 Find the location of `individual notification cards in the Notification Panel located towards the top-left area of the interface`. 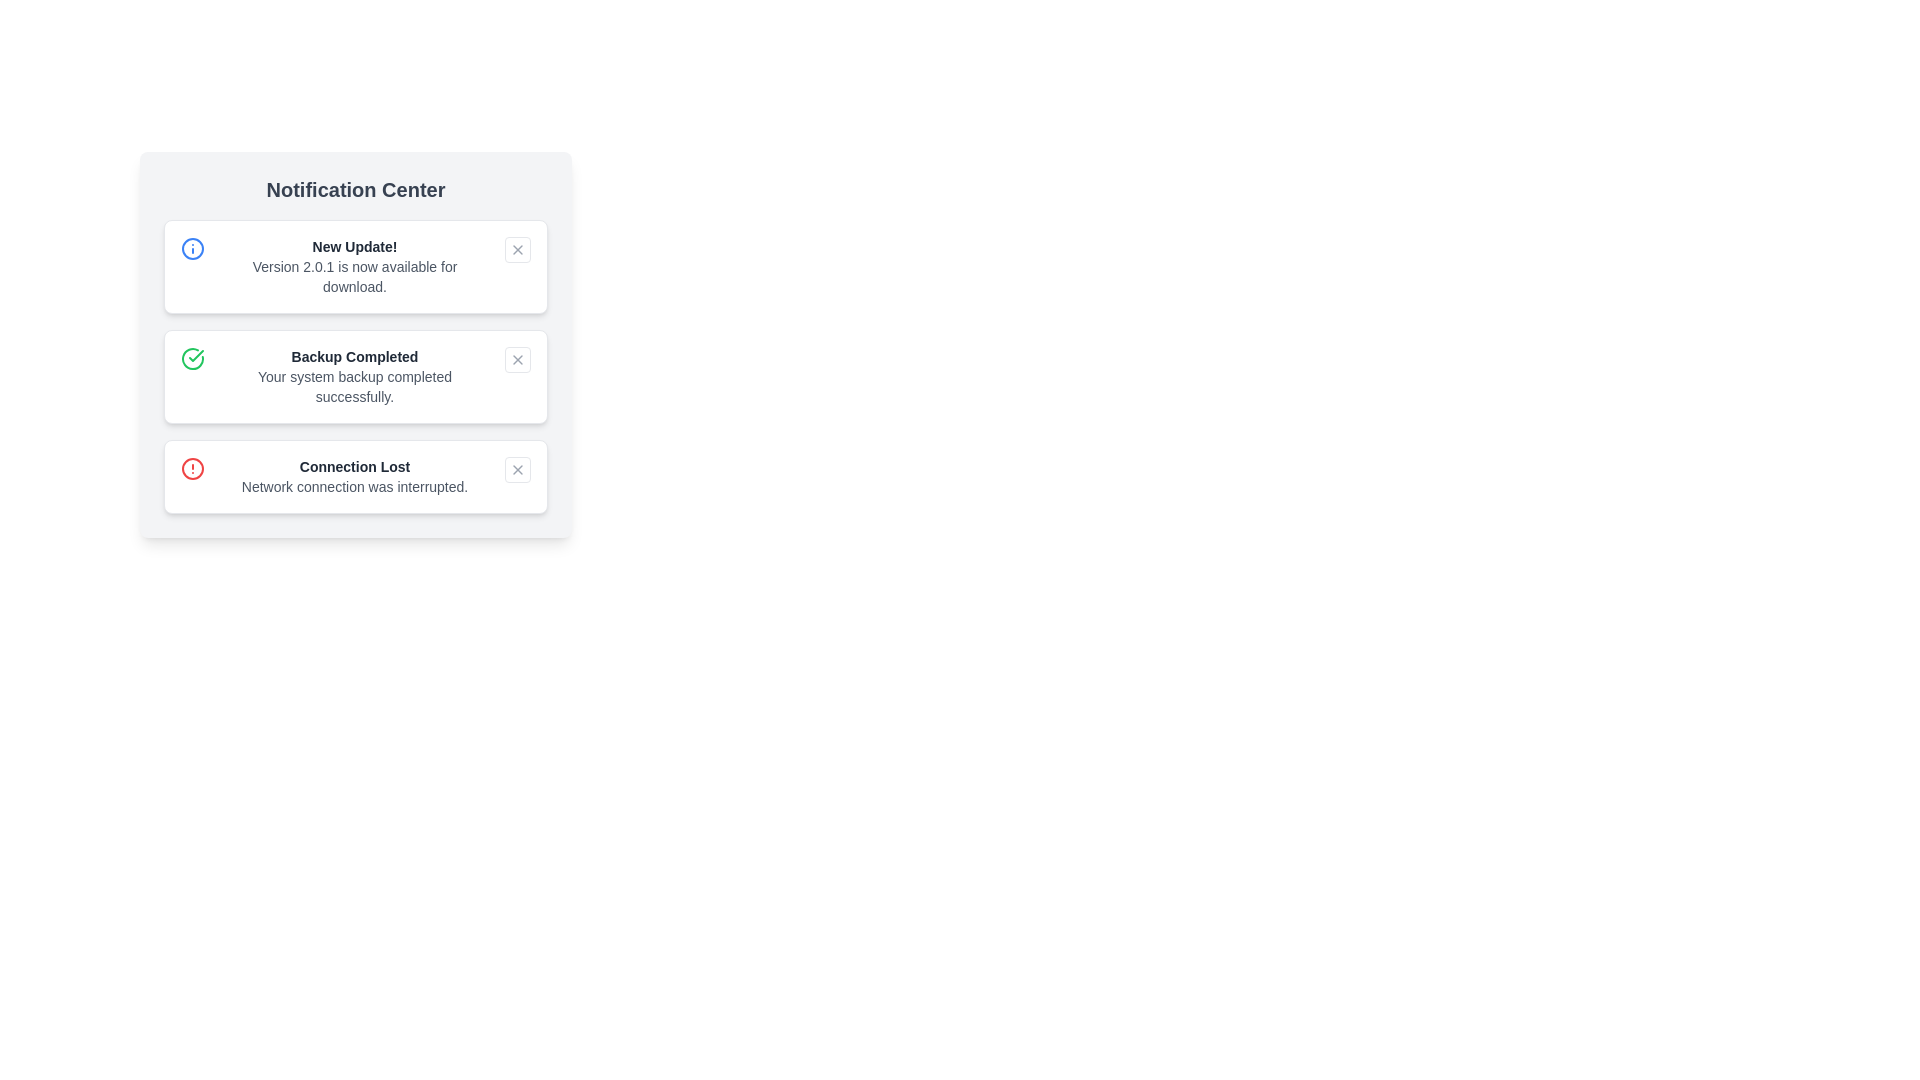

individual notification cards in the Notification Panel located towards the top-left area of the interface is located at coordinates (355, 378).